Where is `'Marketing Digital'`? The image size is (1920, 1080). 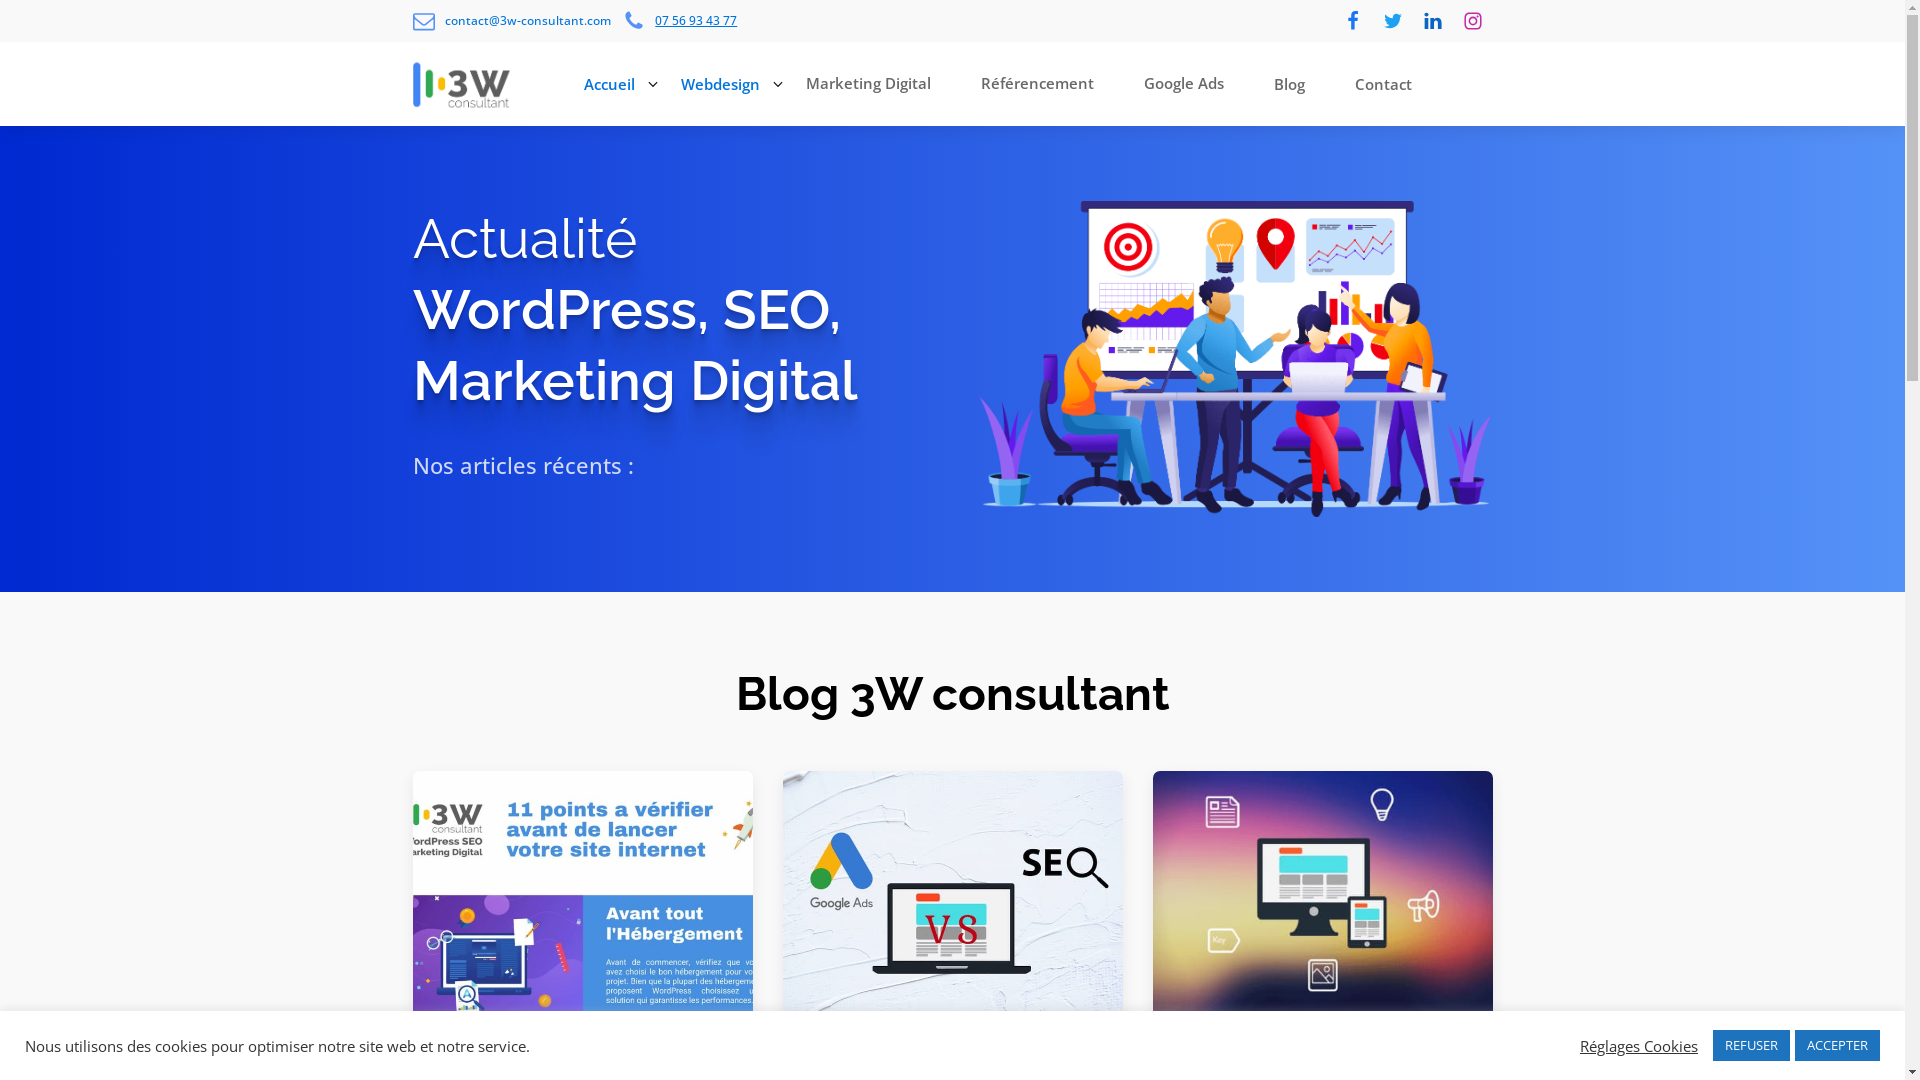
'Marketing Digital' is located at coordinates (873, 83).